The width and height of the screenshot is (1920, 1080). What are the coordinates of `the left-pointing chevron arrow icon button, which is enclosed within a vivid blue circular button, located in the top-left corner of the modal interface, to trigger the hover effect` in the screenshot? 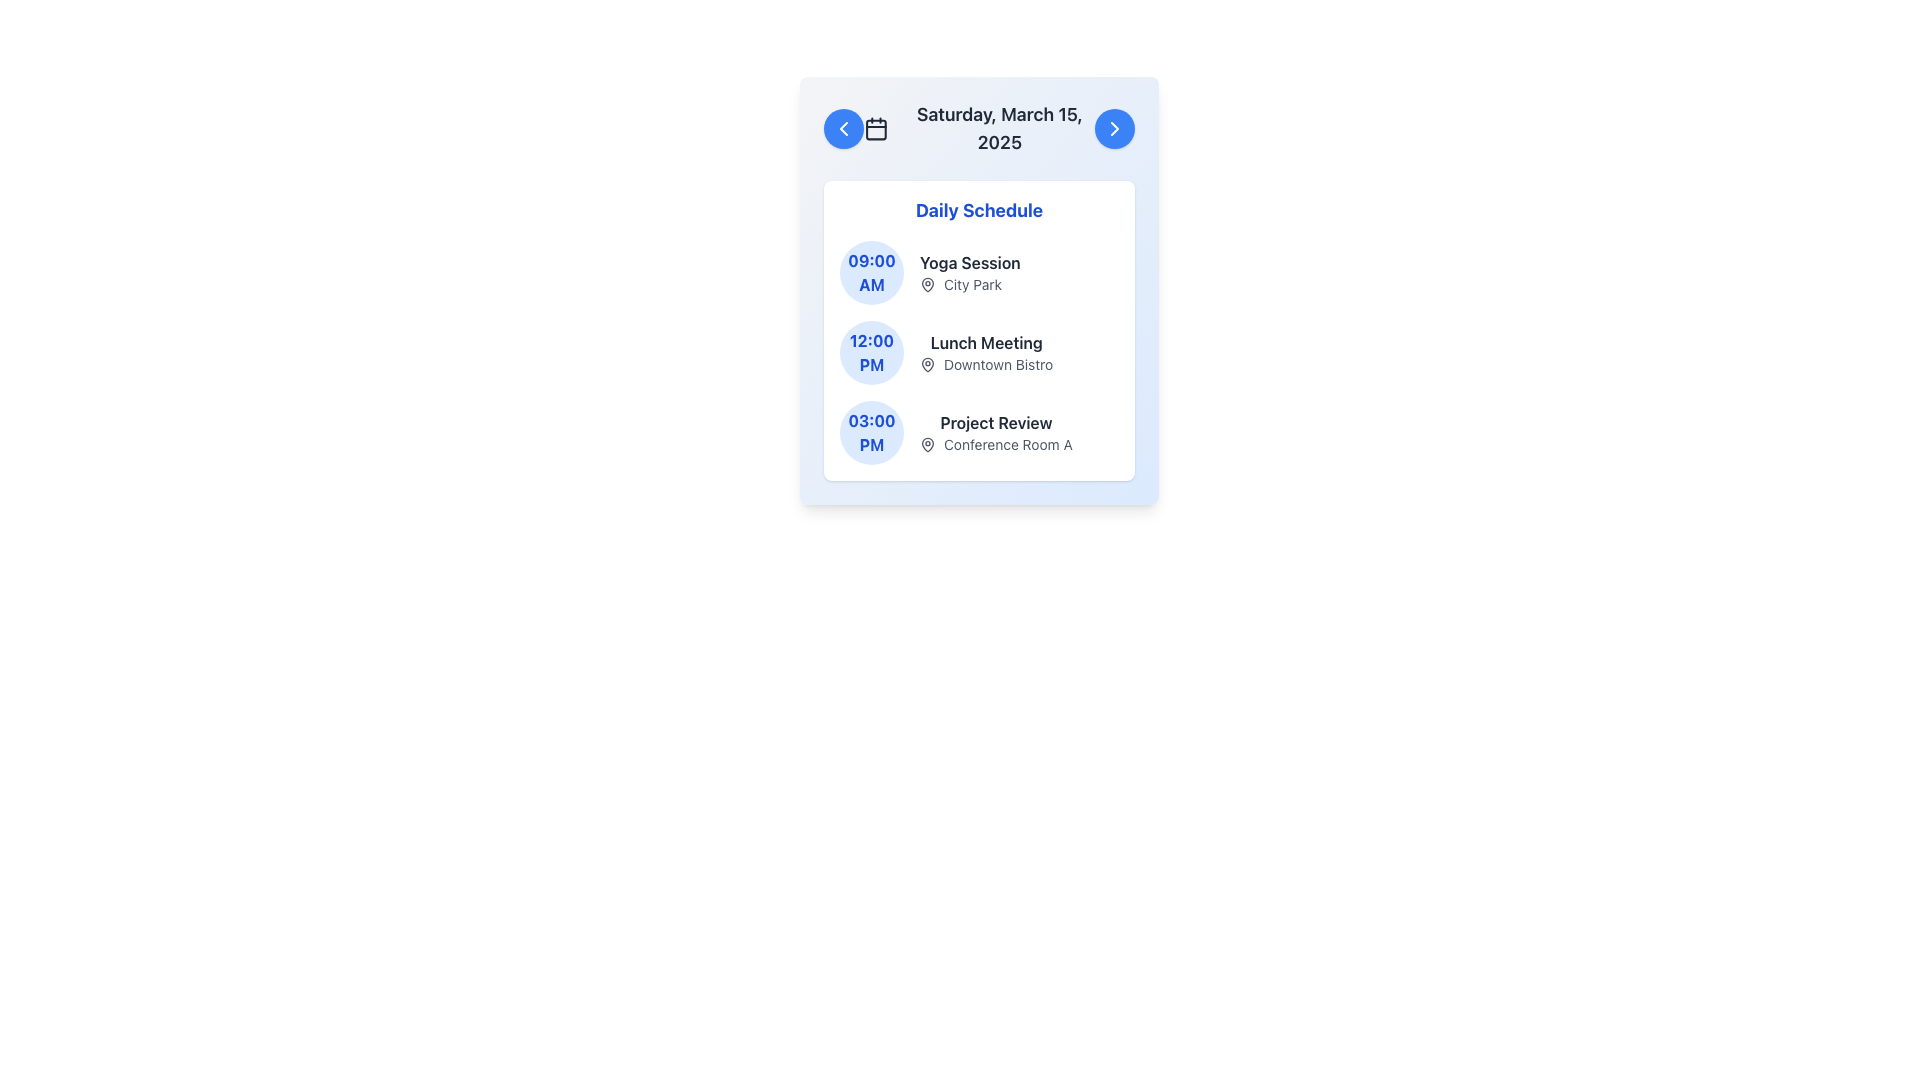 It's located at (844, 128).